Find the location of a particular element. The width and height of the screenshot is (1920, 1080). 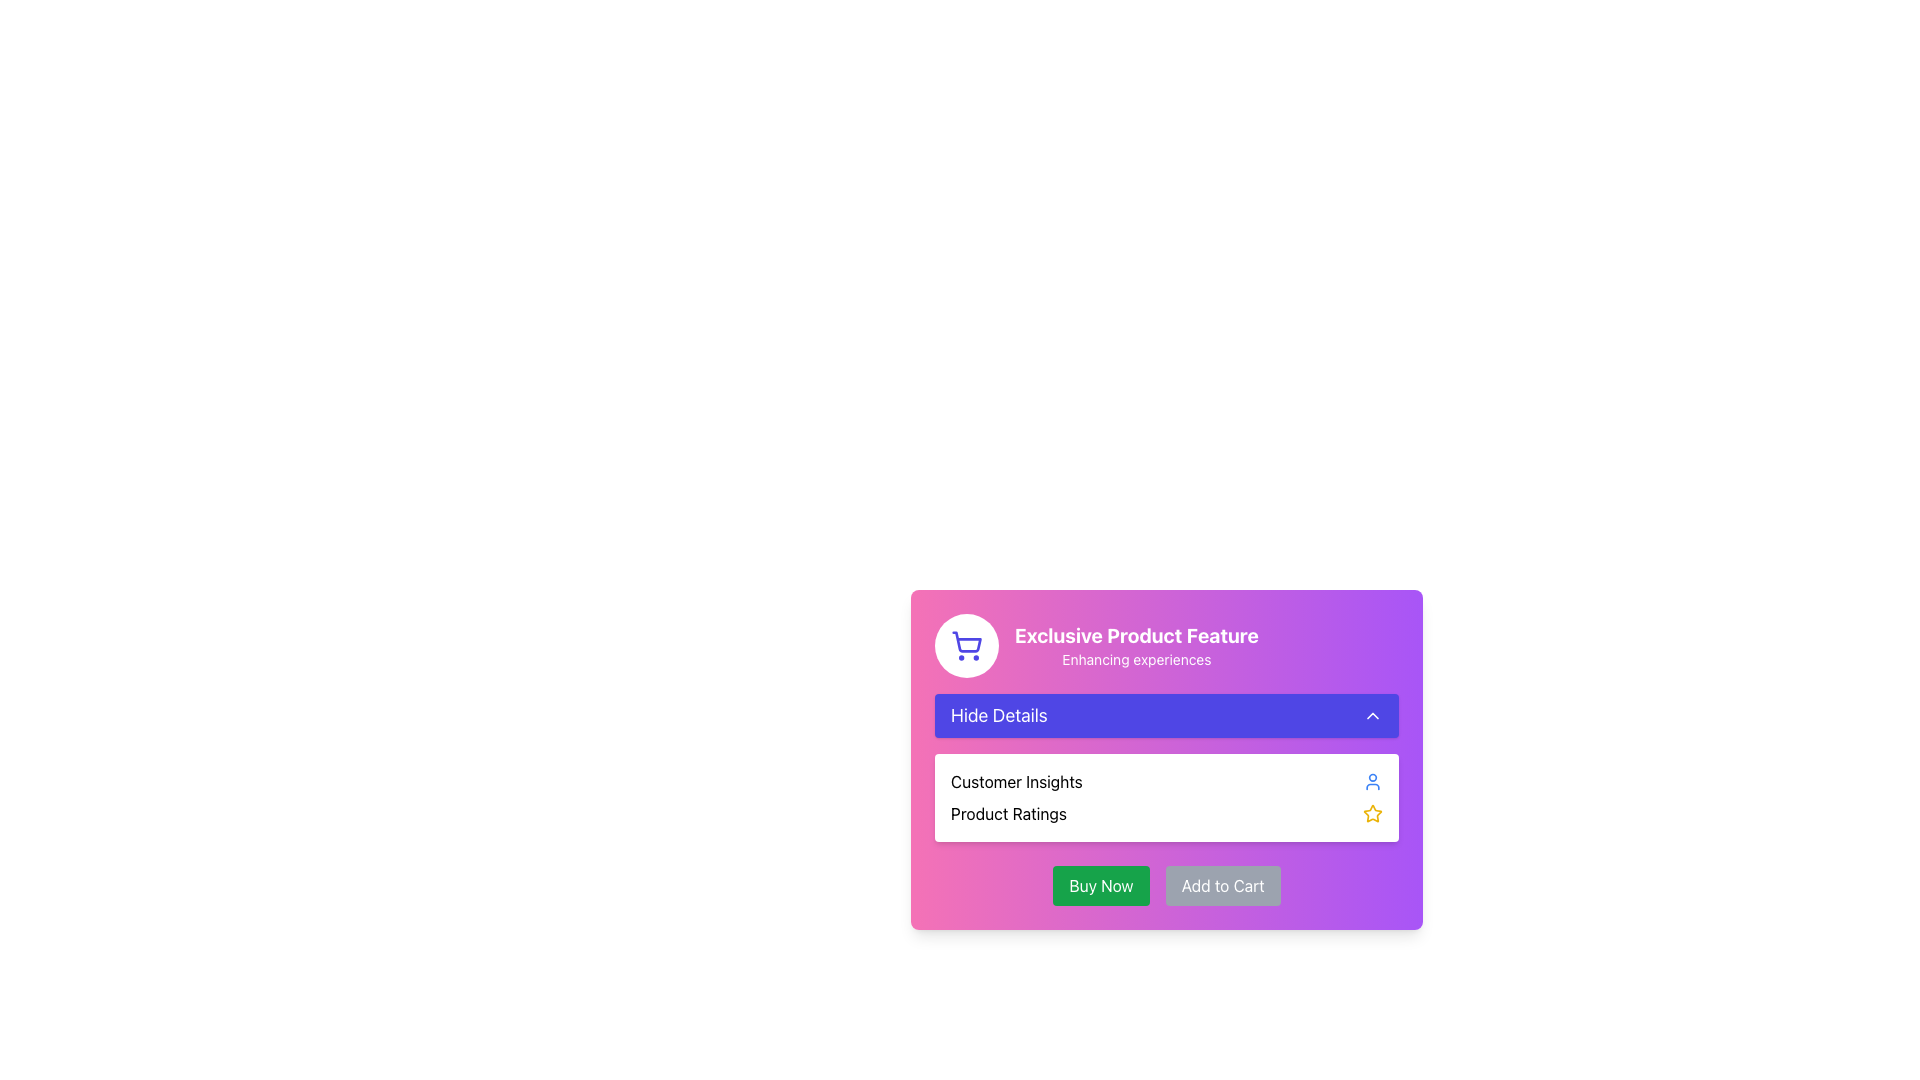

the shopping cart icon, which is styled in vibrant indigo and enclosed in a white circular background, located in the top-left area of the card with a gradient background is located at coordinates (966, 645).